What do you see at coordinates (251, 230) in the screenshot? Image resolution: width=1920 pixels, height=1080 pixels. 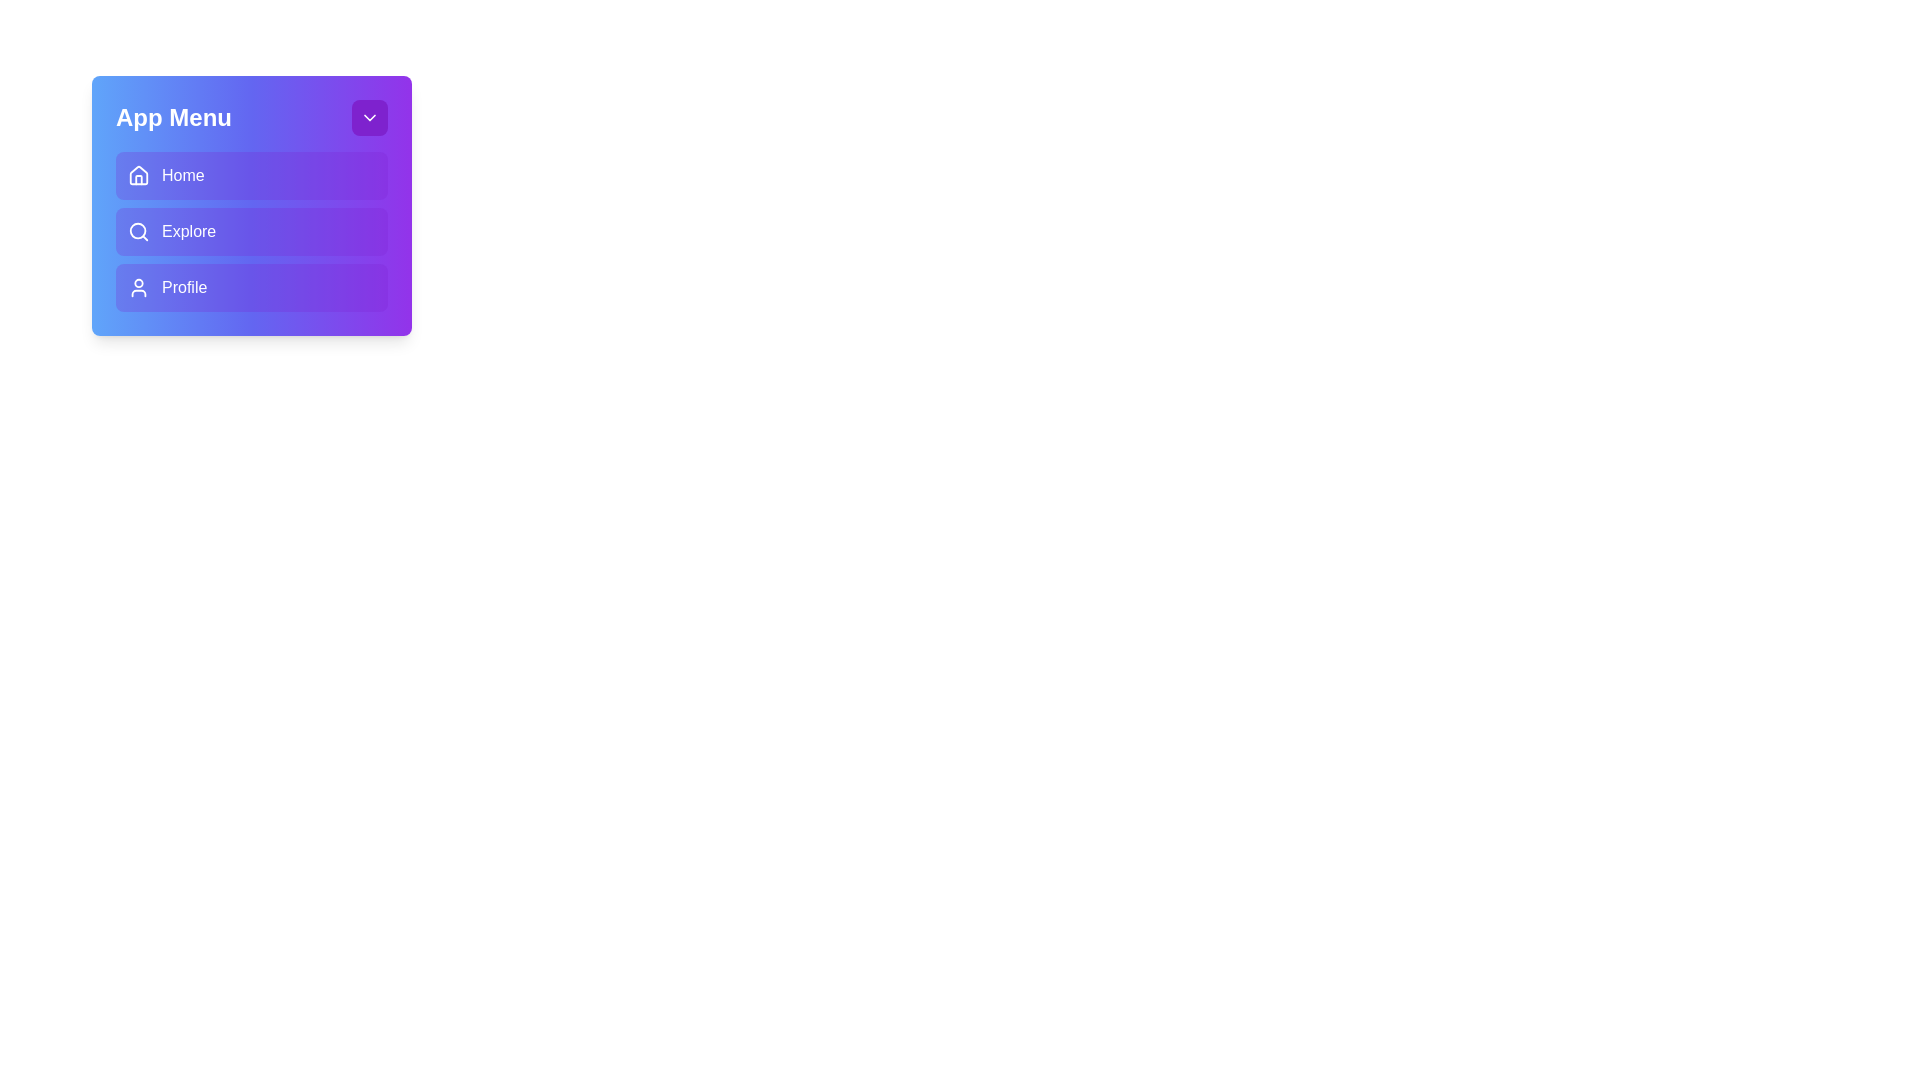 I see `the 'Explore' button located` at bounding box center [251, 230].